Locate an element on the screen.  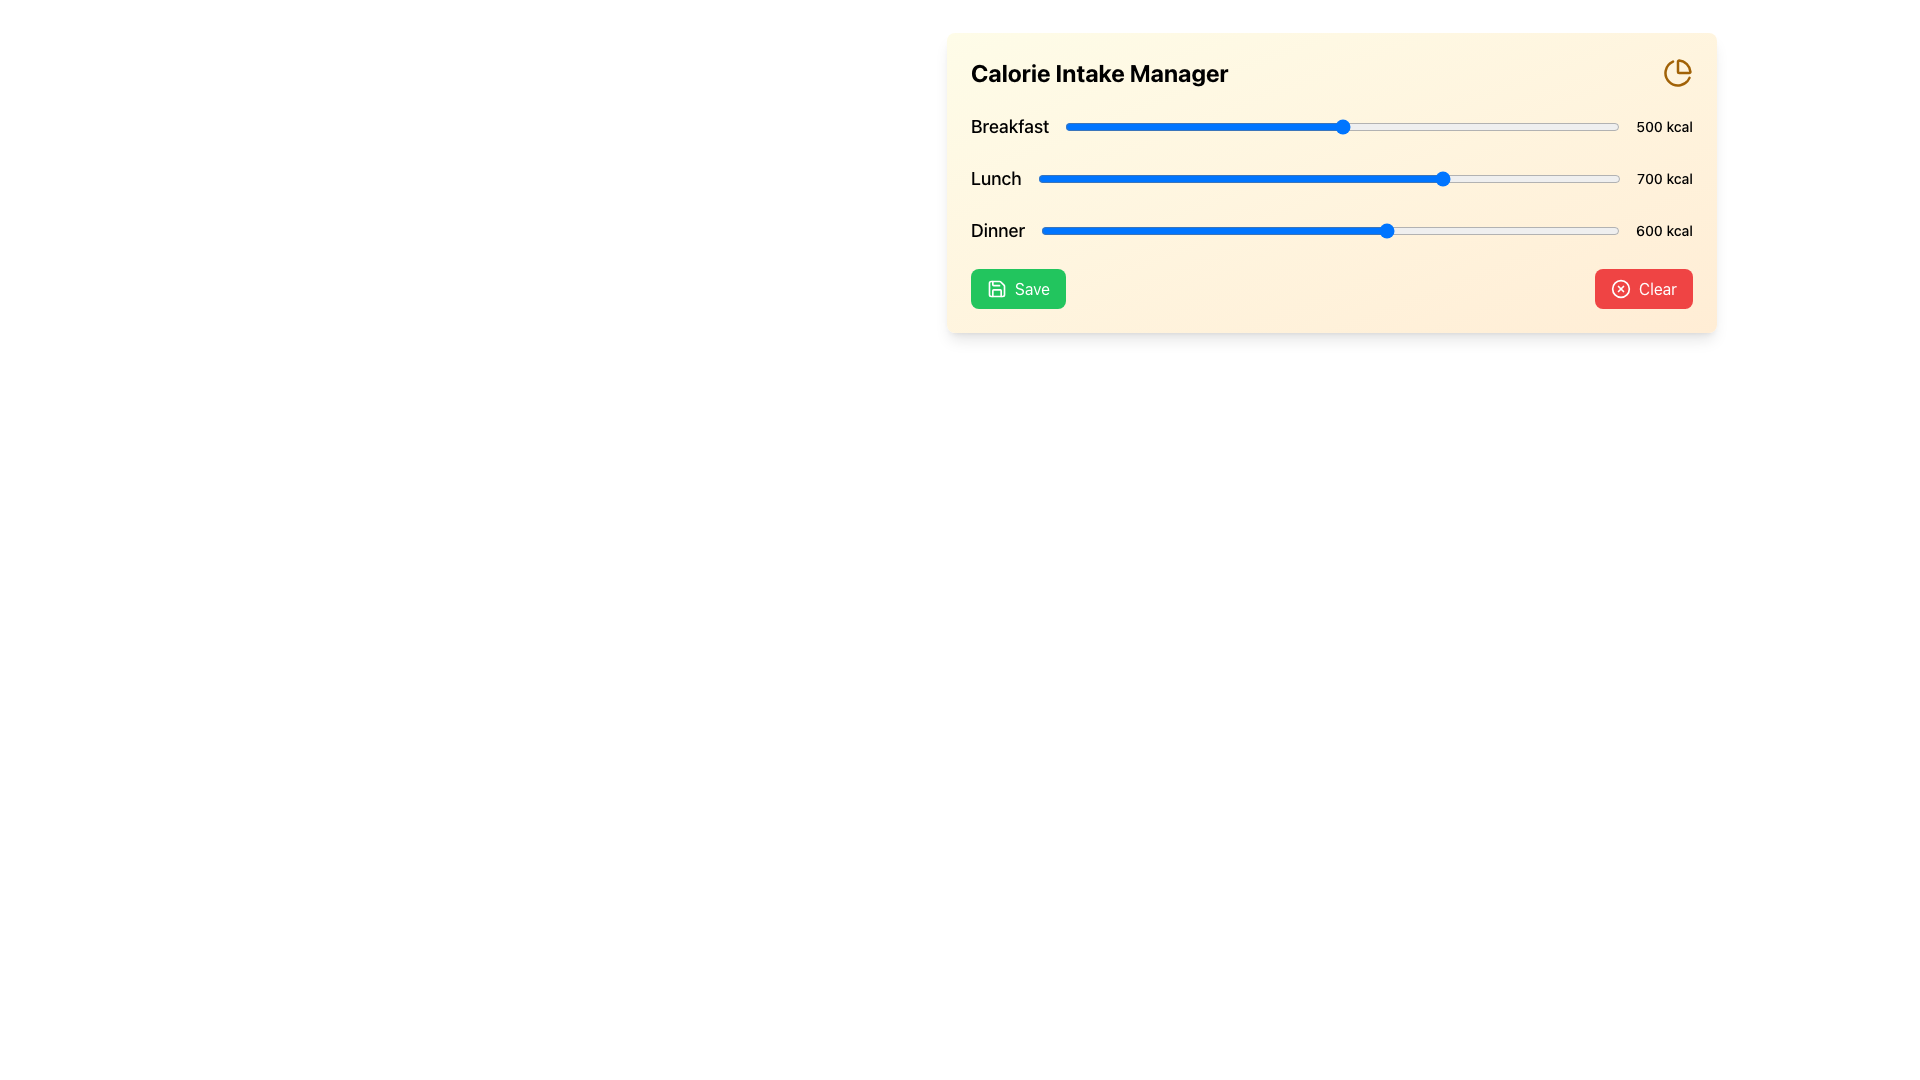
the breakfast calorie intake is located at coordinates (1298, 127).